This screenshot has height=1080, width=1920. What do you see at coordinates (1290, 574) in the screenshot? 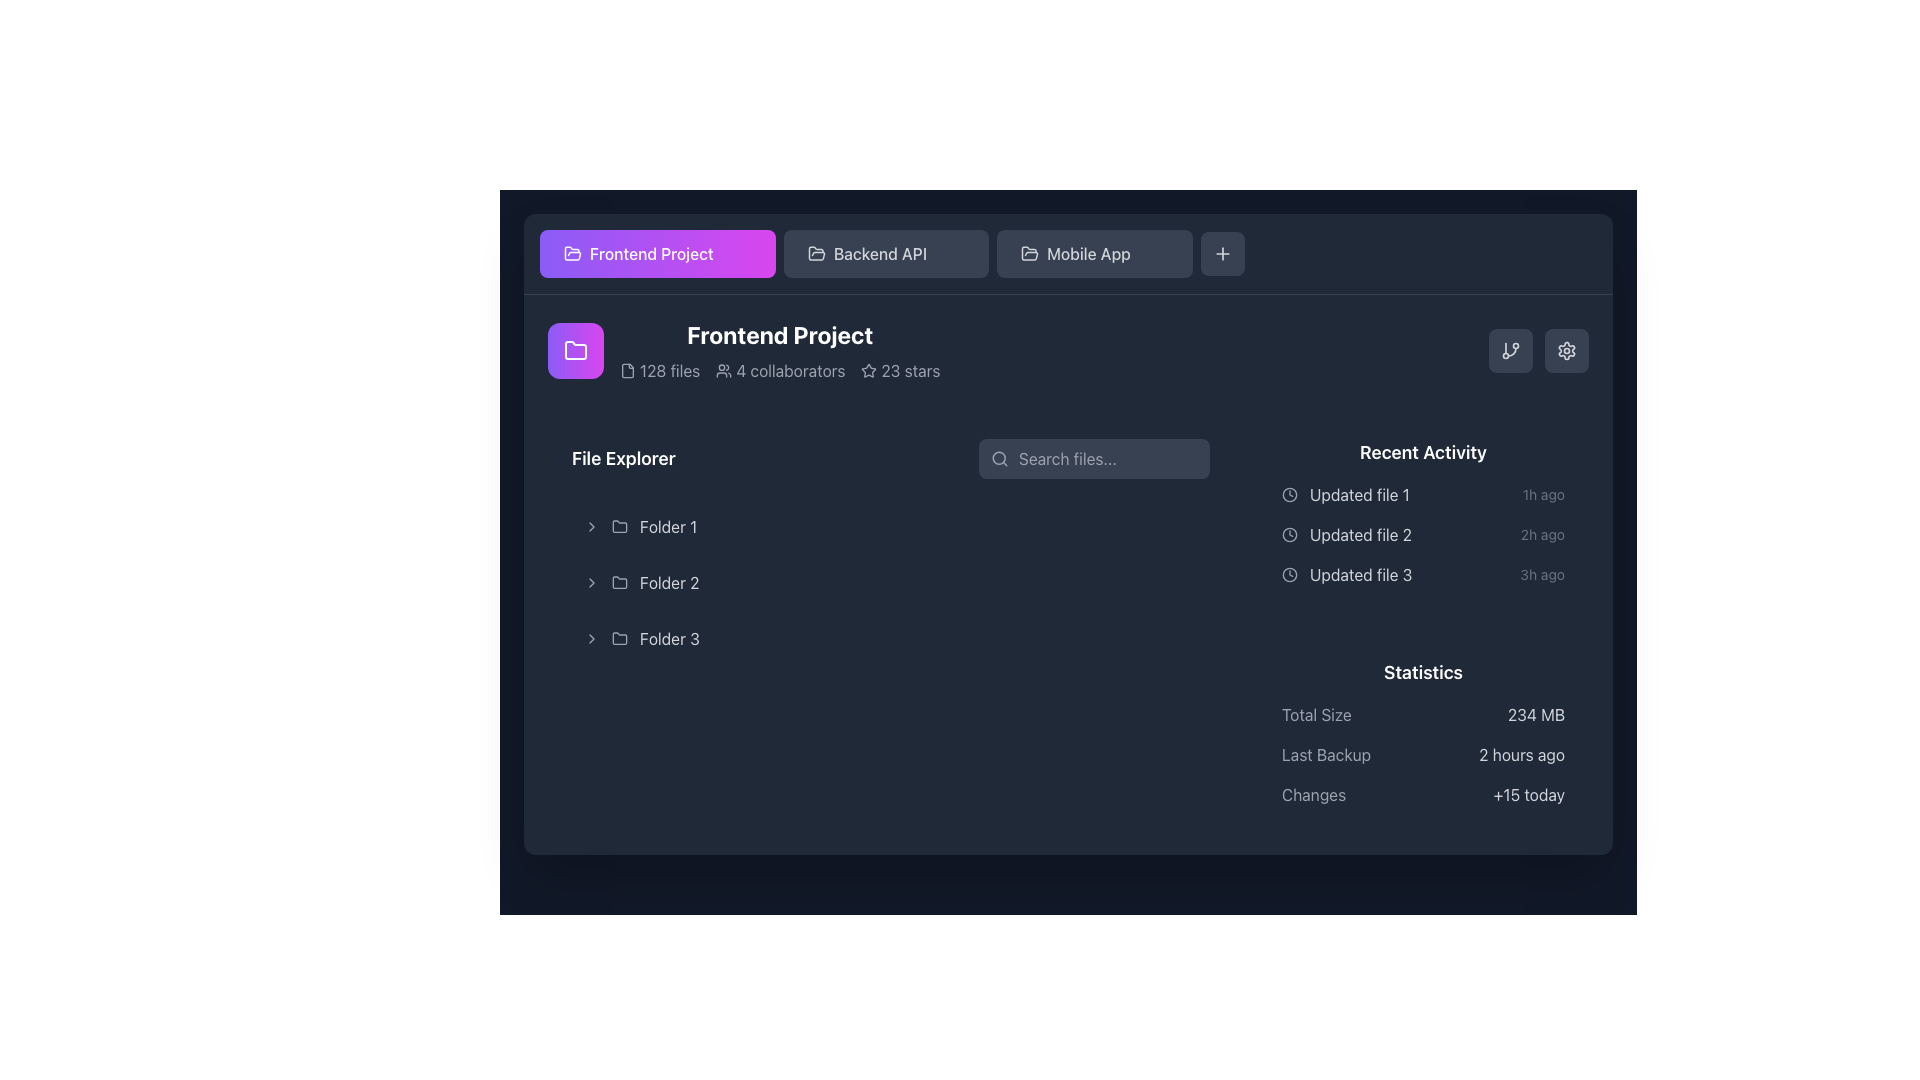
I see `the SVG circle element of the clock icon indicating update time for the associated file, located to the left of the text 'Updated file 3' in the 'Recent Activity' section` at bounding box center [1290, 574].